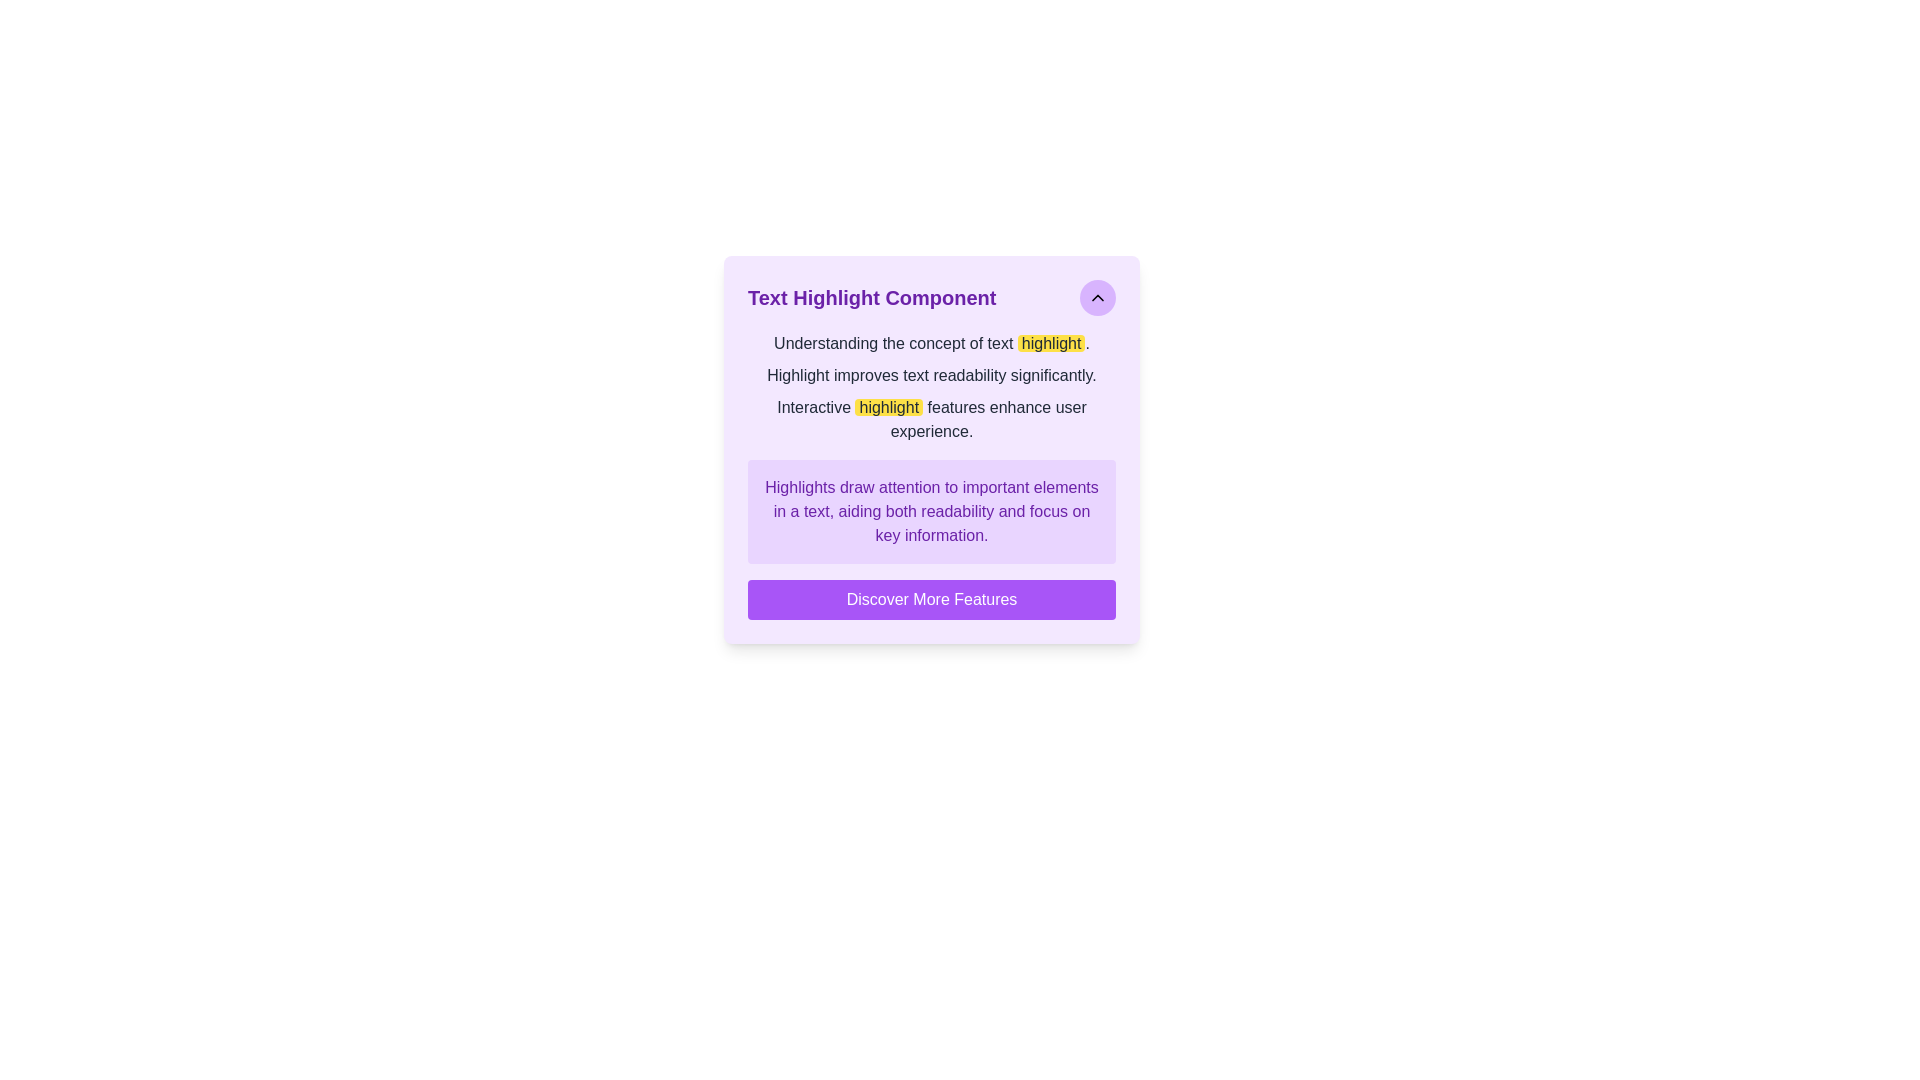 Image resolution: width=1920 pixels, height=1080 pixels. Describe the element at coordinates (930, 388) in the screenshot. I see `the Text block that conveys information about text highlighting and its benefits, located below the title of the 'Text Highlight Component' panel` at that location.